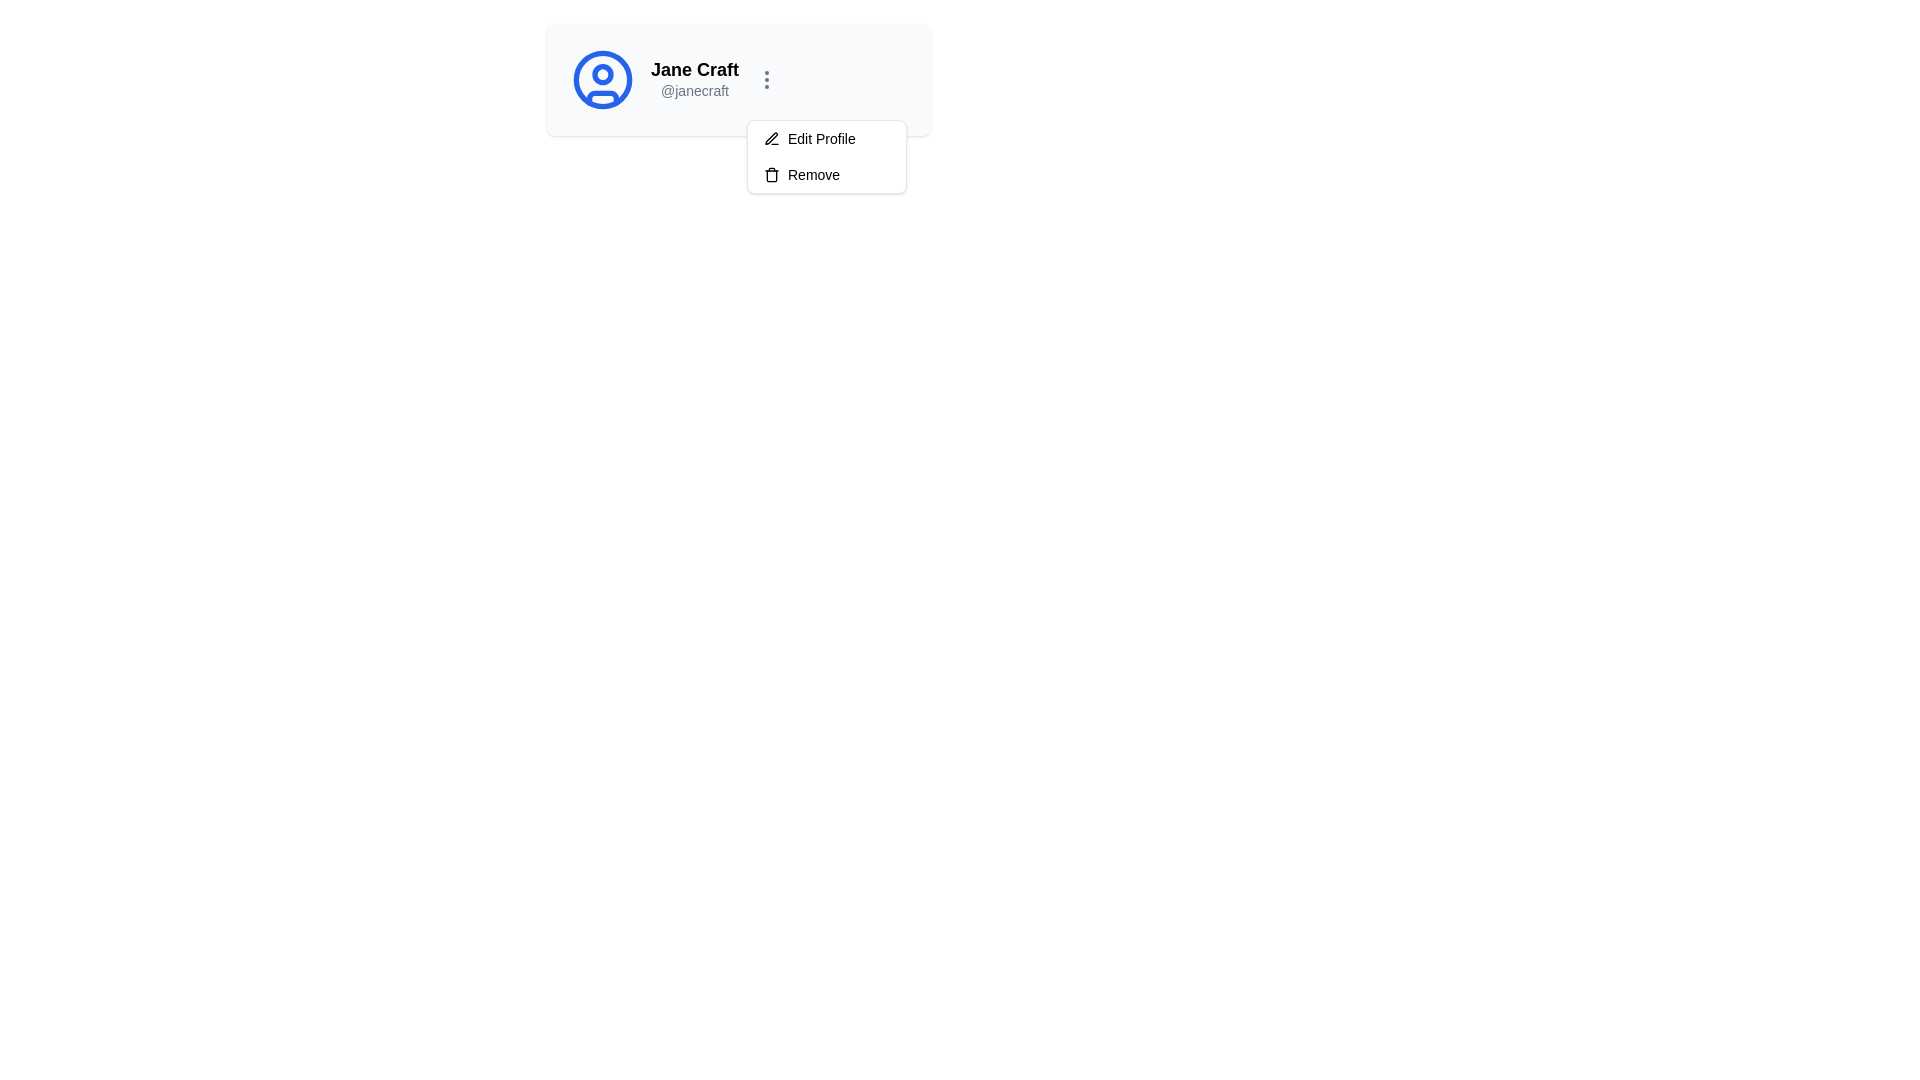  What do you see at coordinates (766, 79) in the screenshot?
I see `the Menu Trigger Icon, which is a vertically aligned ellipsis icon composed of three gray dots, located at the far right side of the profile header` at bounding box center [766, 79].